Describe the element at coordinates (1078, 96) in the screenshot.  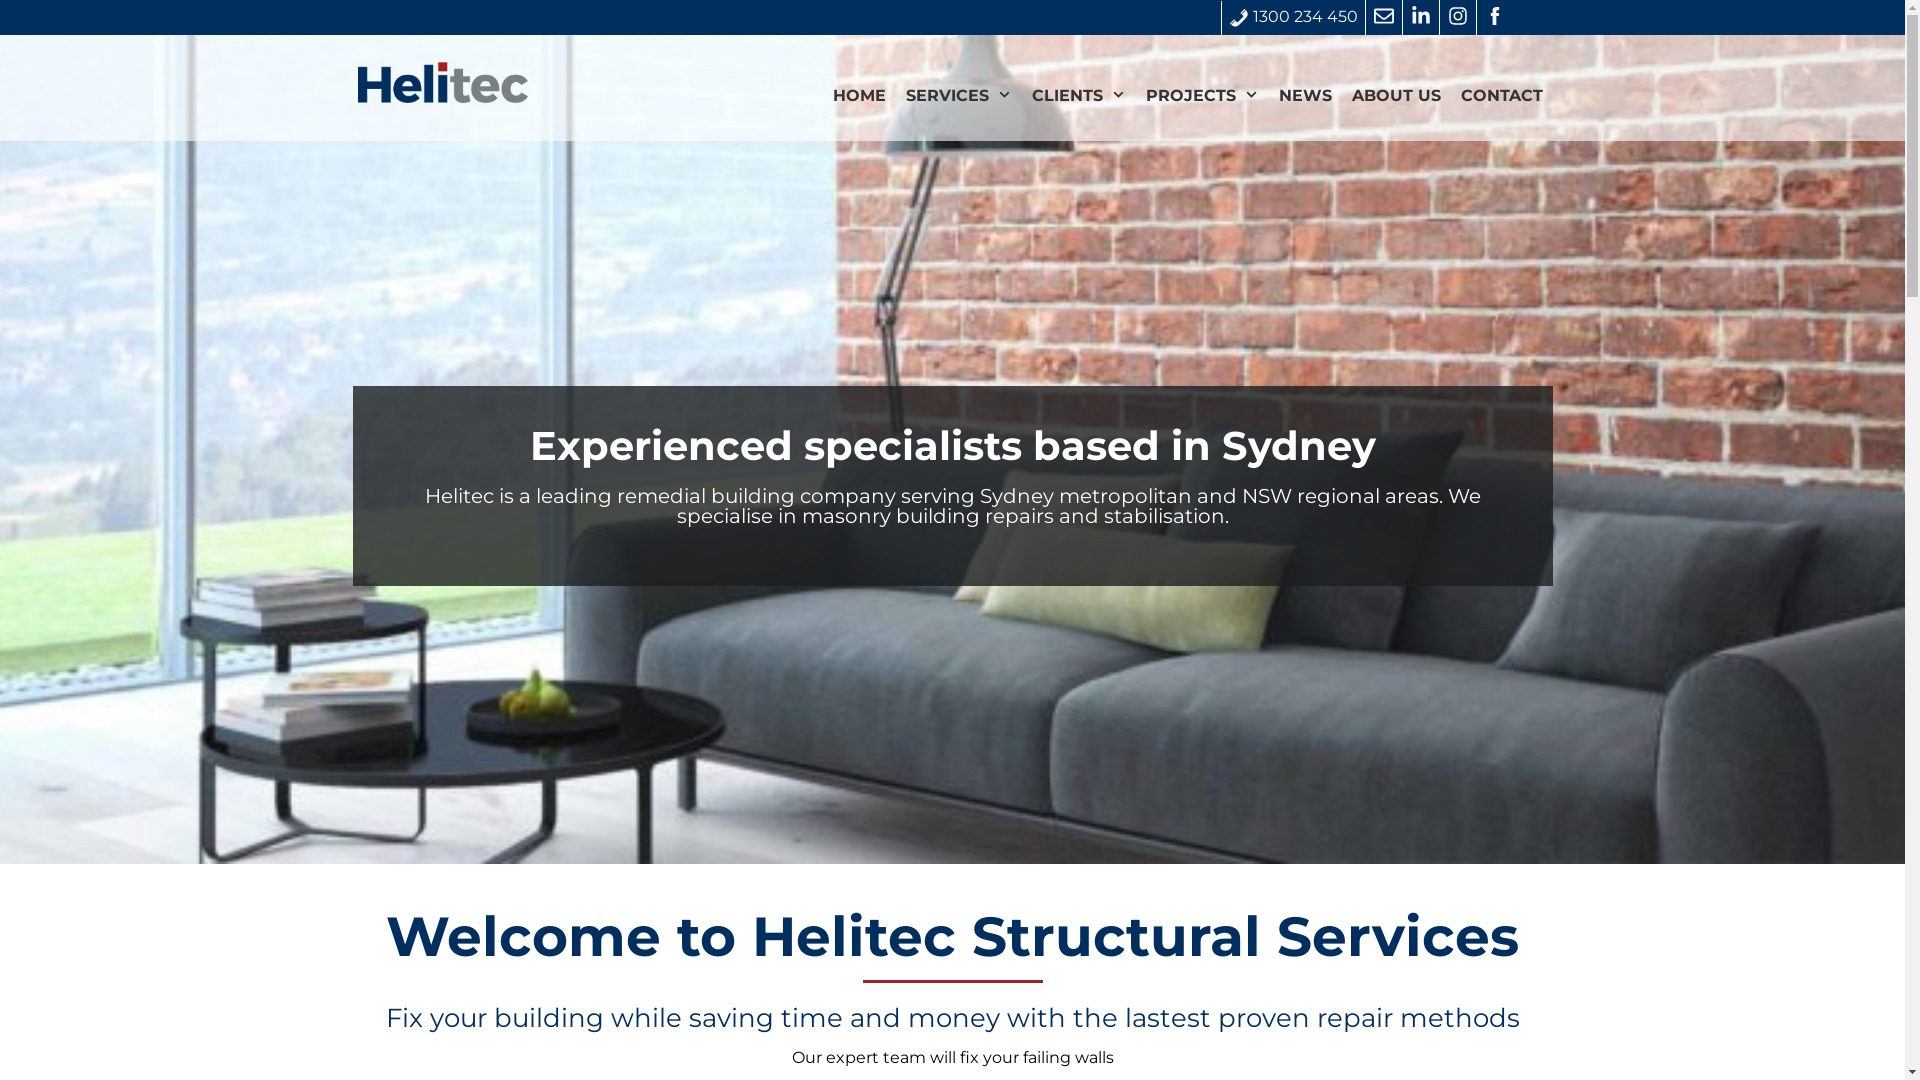
I see `'CLIENTS'` at that location.